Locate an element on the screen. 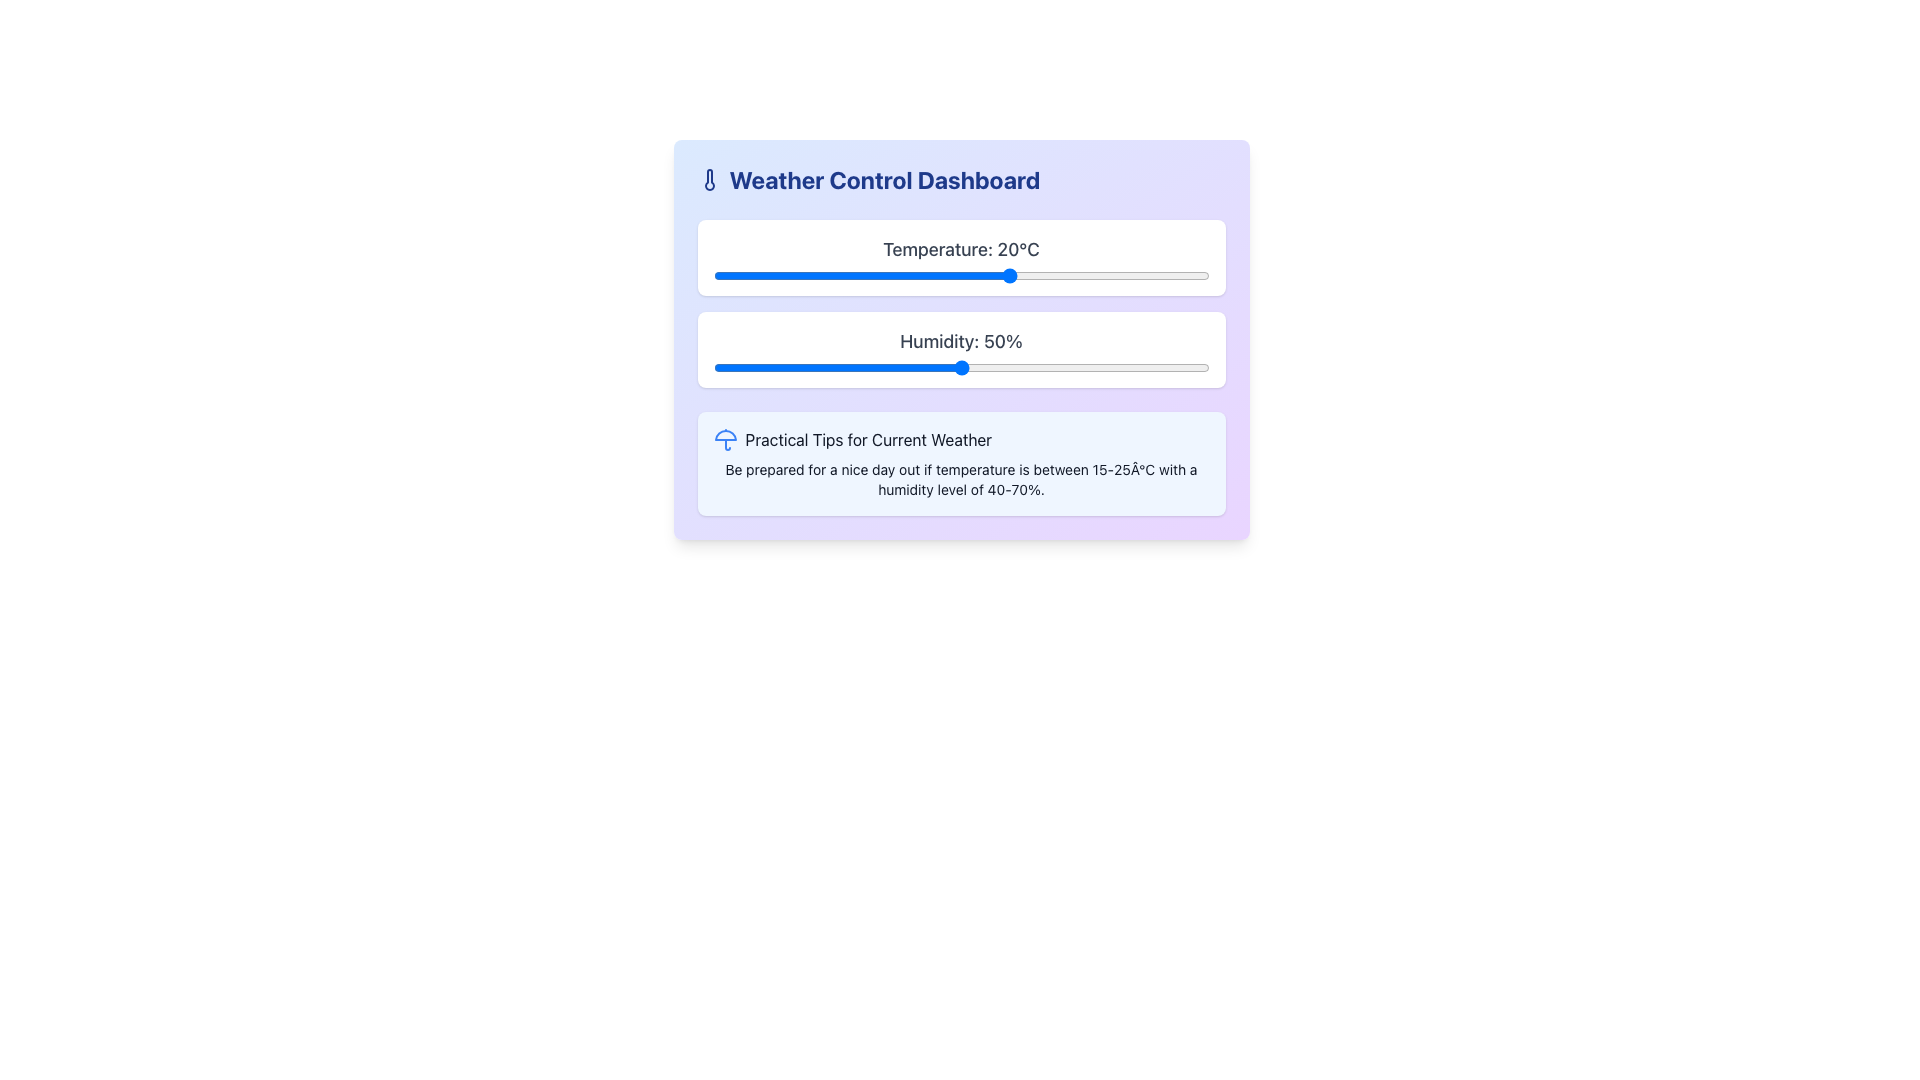 The image size is (1920, 1080). the text label displaying 'Practical Tips for Current Weather' which includes a blue umbrella icon, located in the second section of the main card on the dashboard is located at coordinates (961, 438).